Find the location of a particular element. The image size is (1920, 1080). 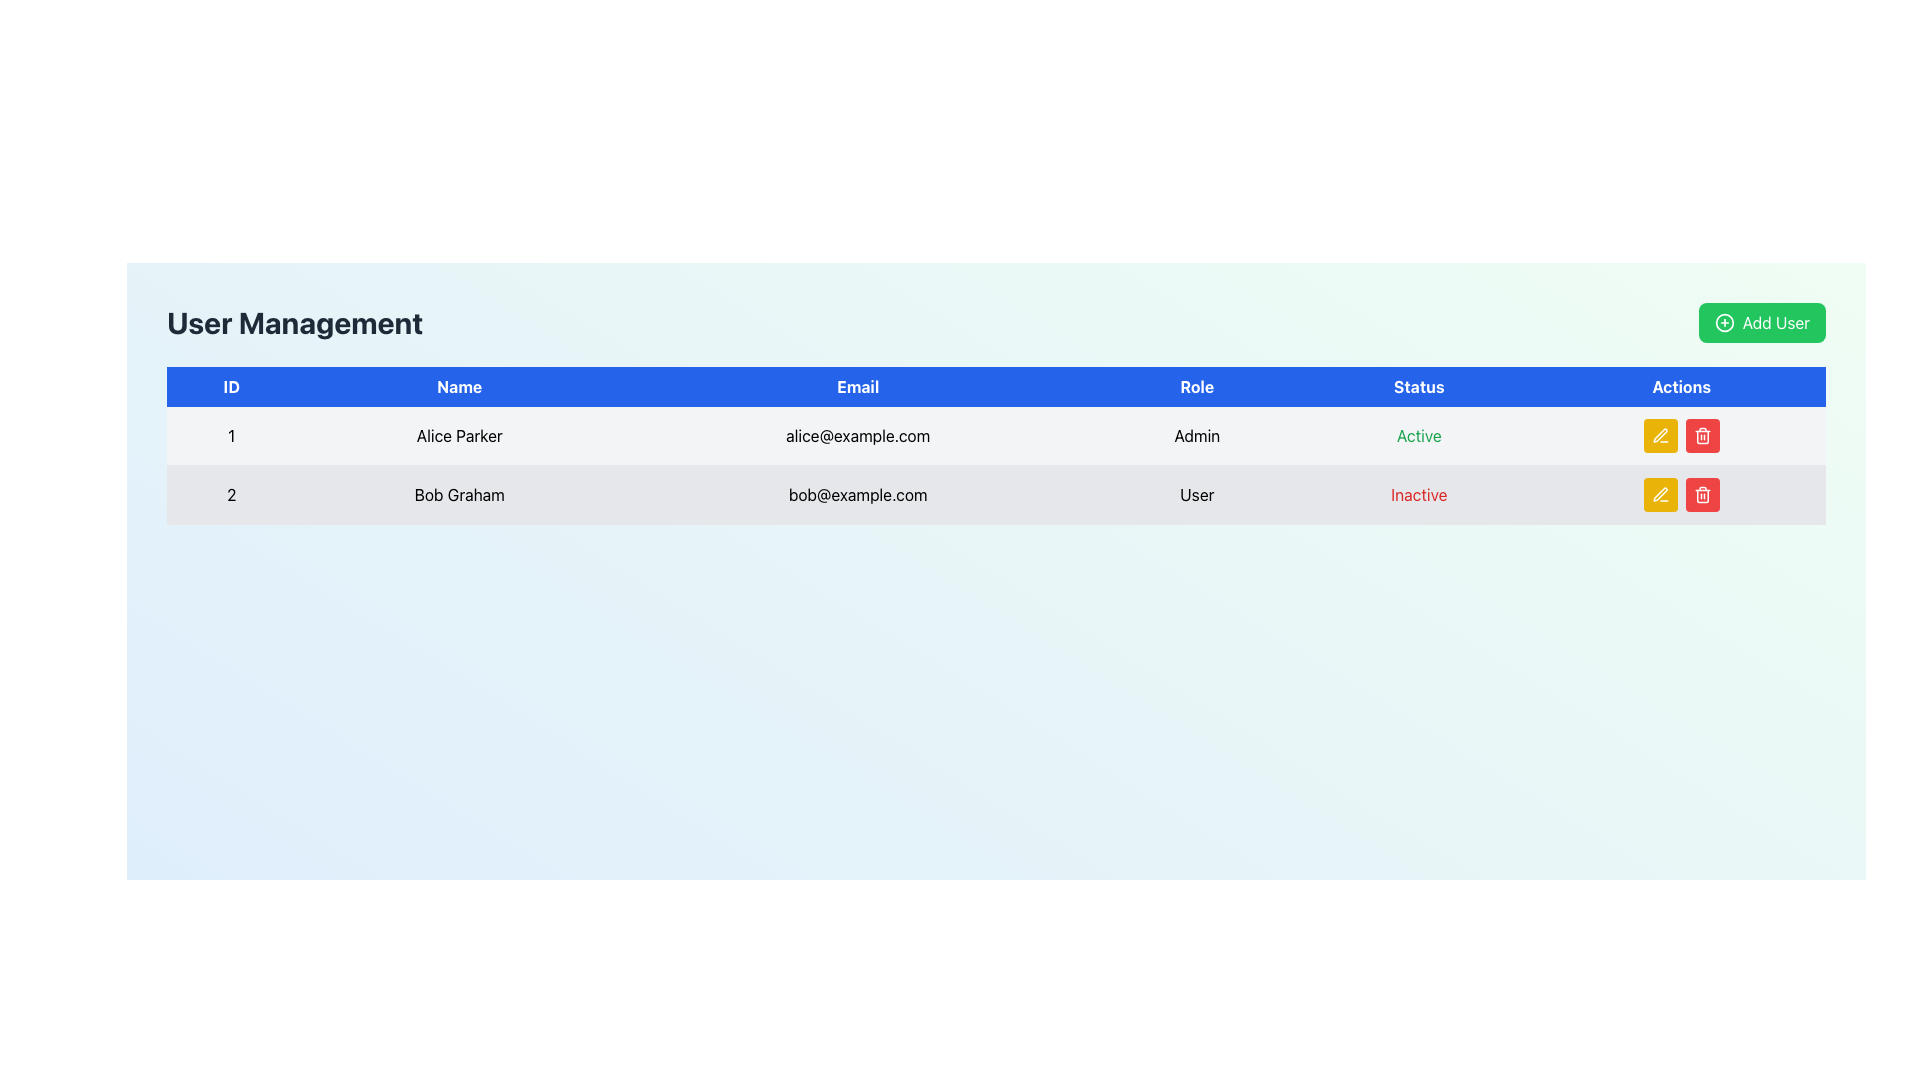

the pen icon button with a yellow background and white strokes located in the second row of the 'Actions' column in the user management table is located at coordinates (1660, 434).